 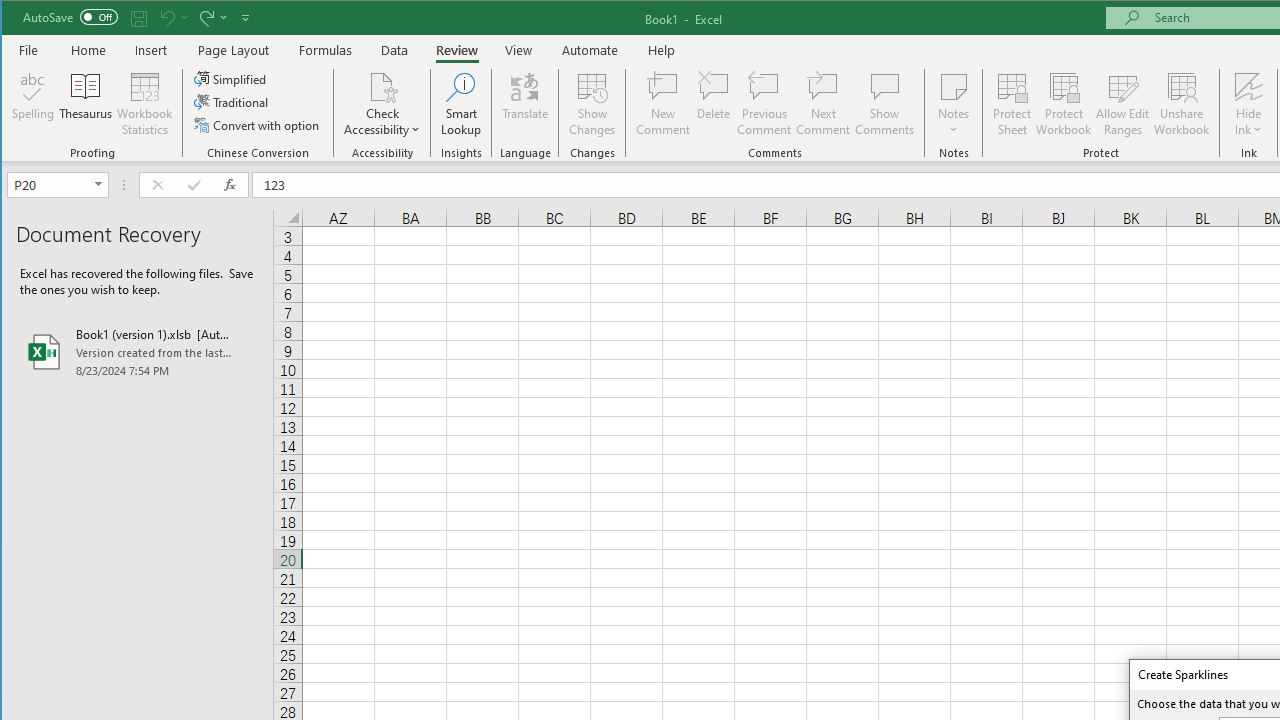 What do you see at coordinates (589, 49) in the screenshot?
I see `'Automate'` at bounding box center [589, 49].